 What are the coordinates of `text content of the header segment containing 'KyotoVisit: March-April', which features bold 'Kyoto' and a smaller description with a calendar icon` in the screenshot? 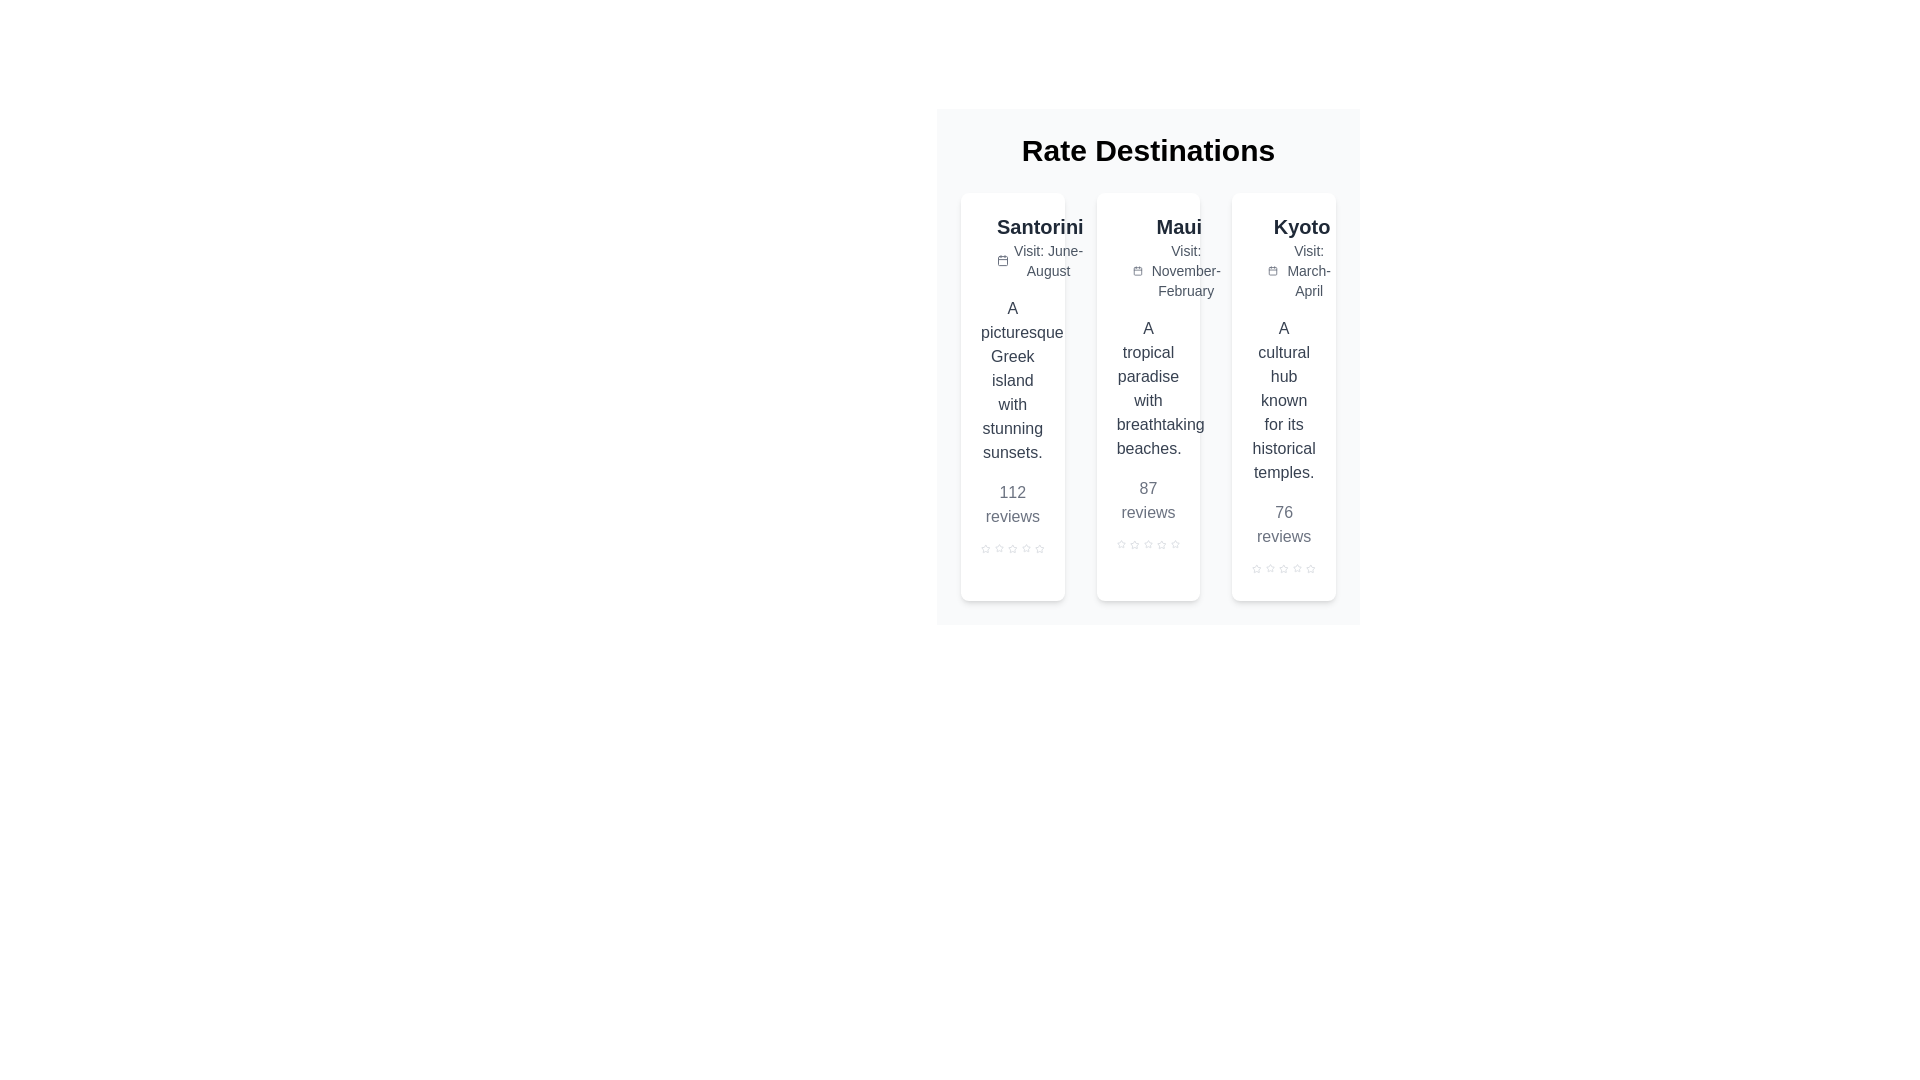 It's located at (1284, 256).